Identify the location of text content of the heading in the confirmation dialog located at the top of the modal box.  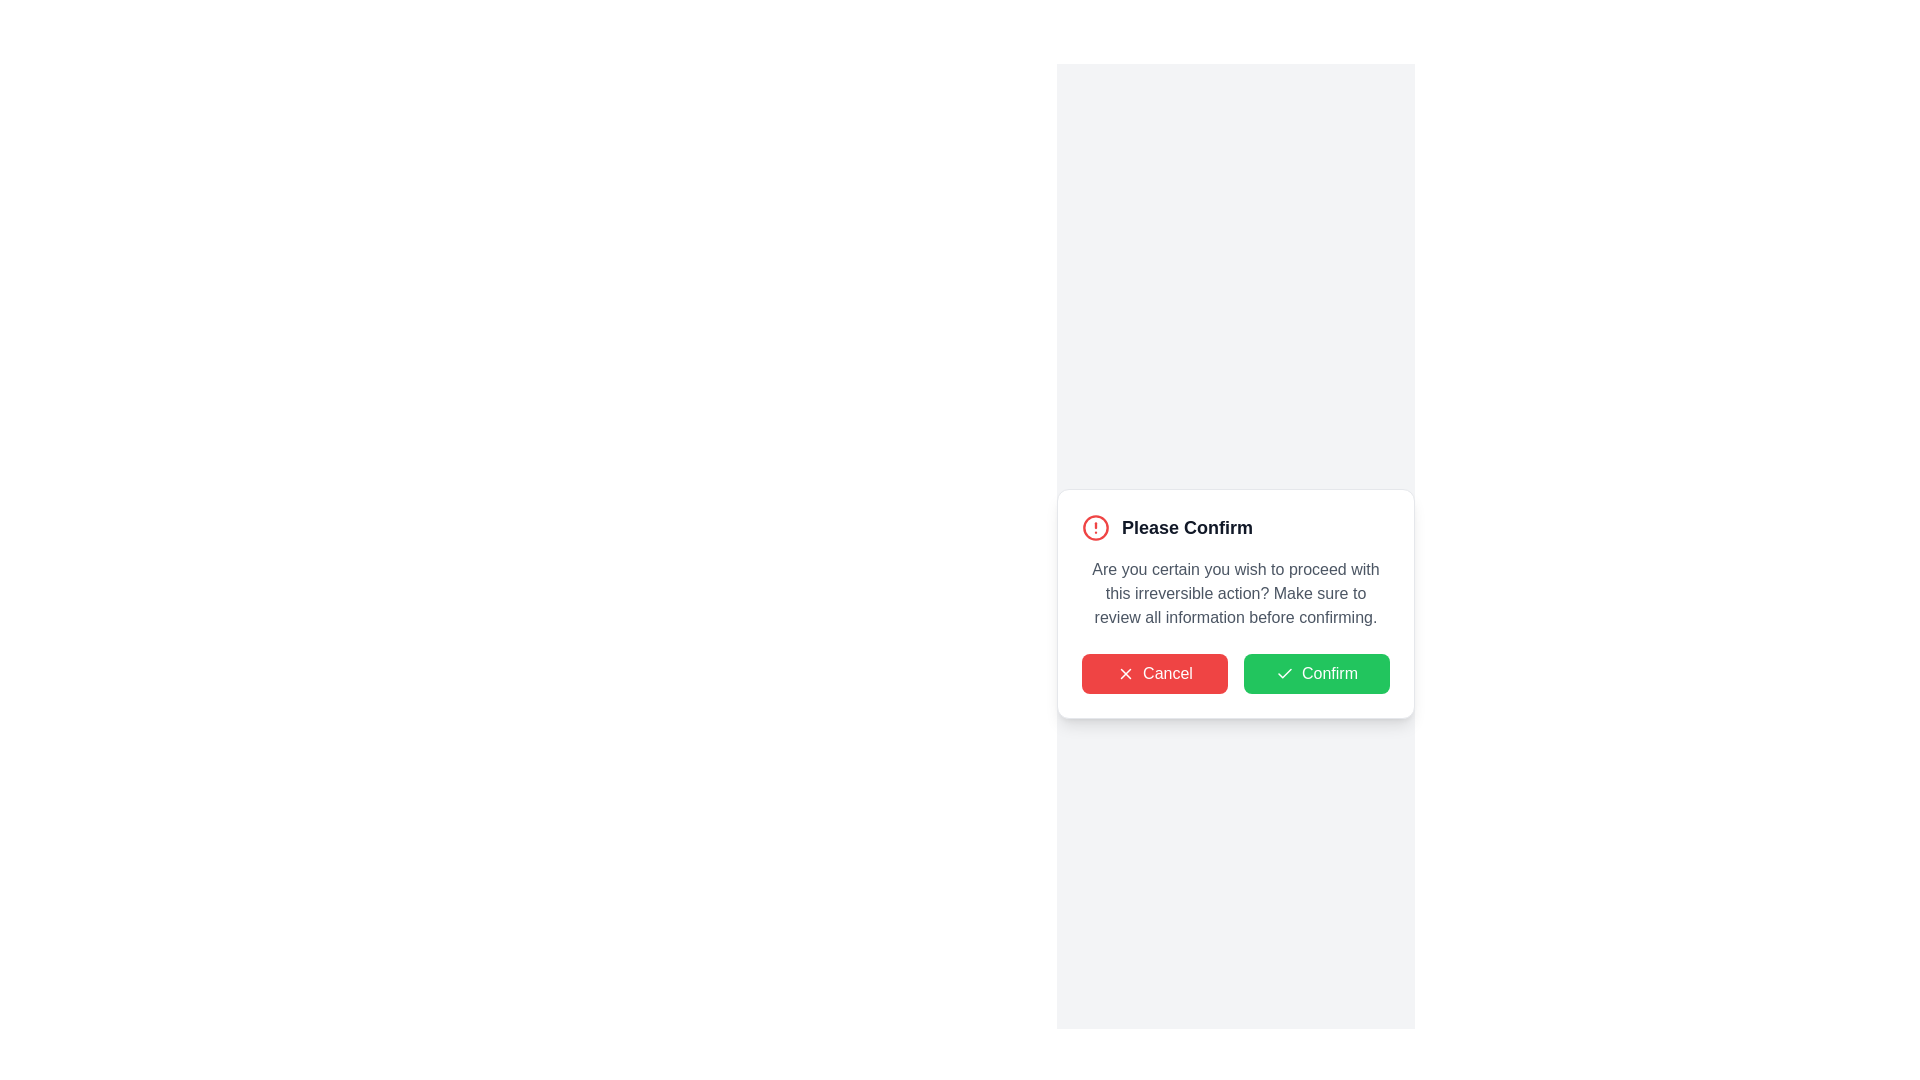
(1235, 527).